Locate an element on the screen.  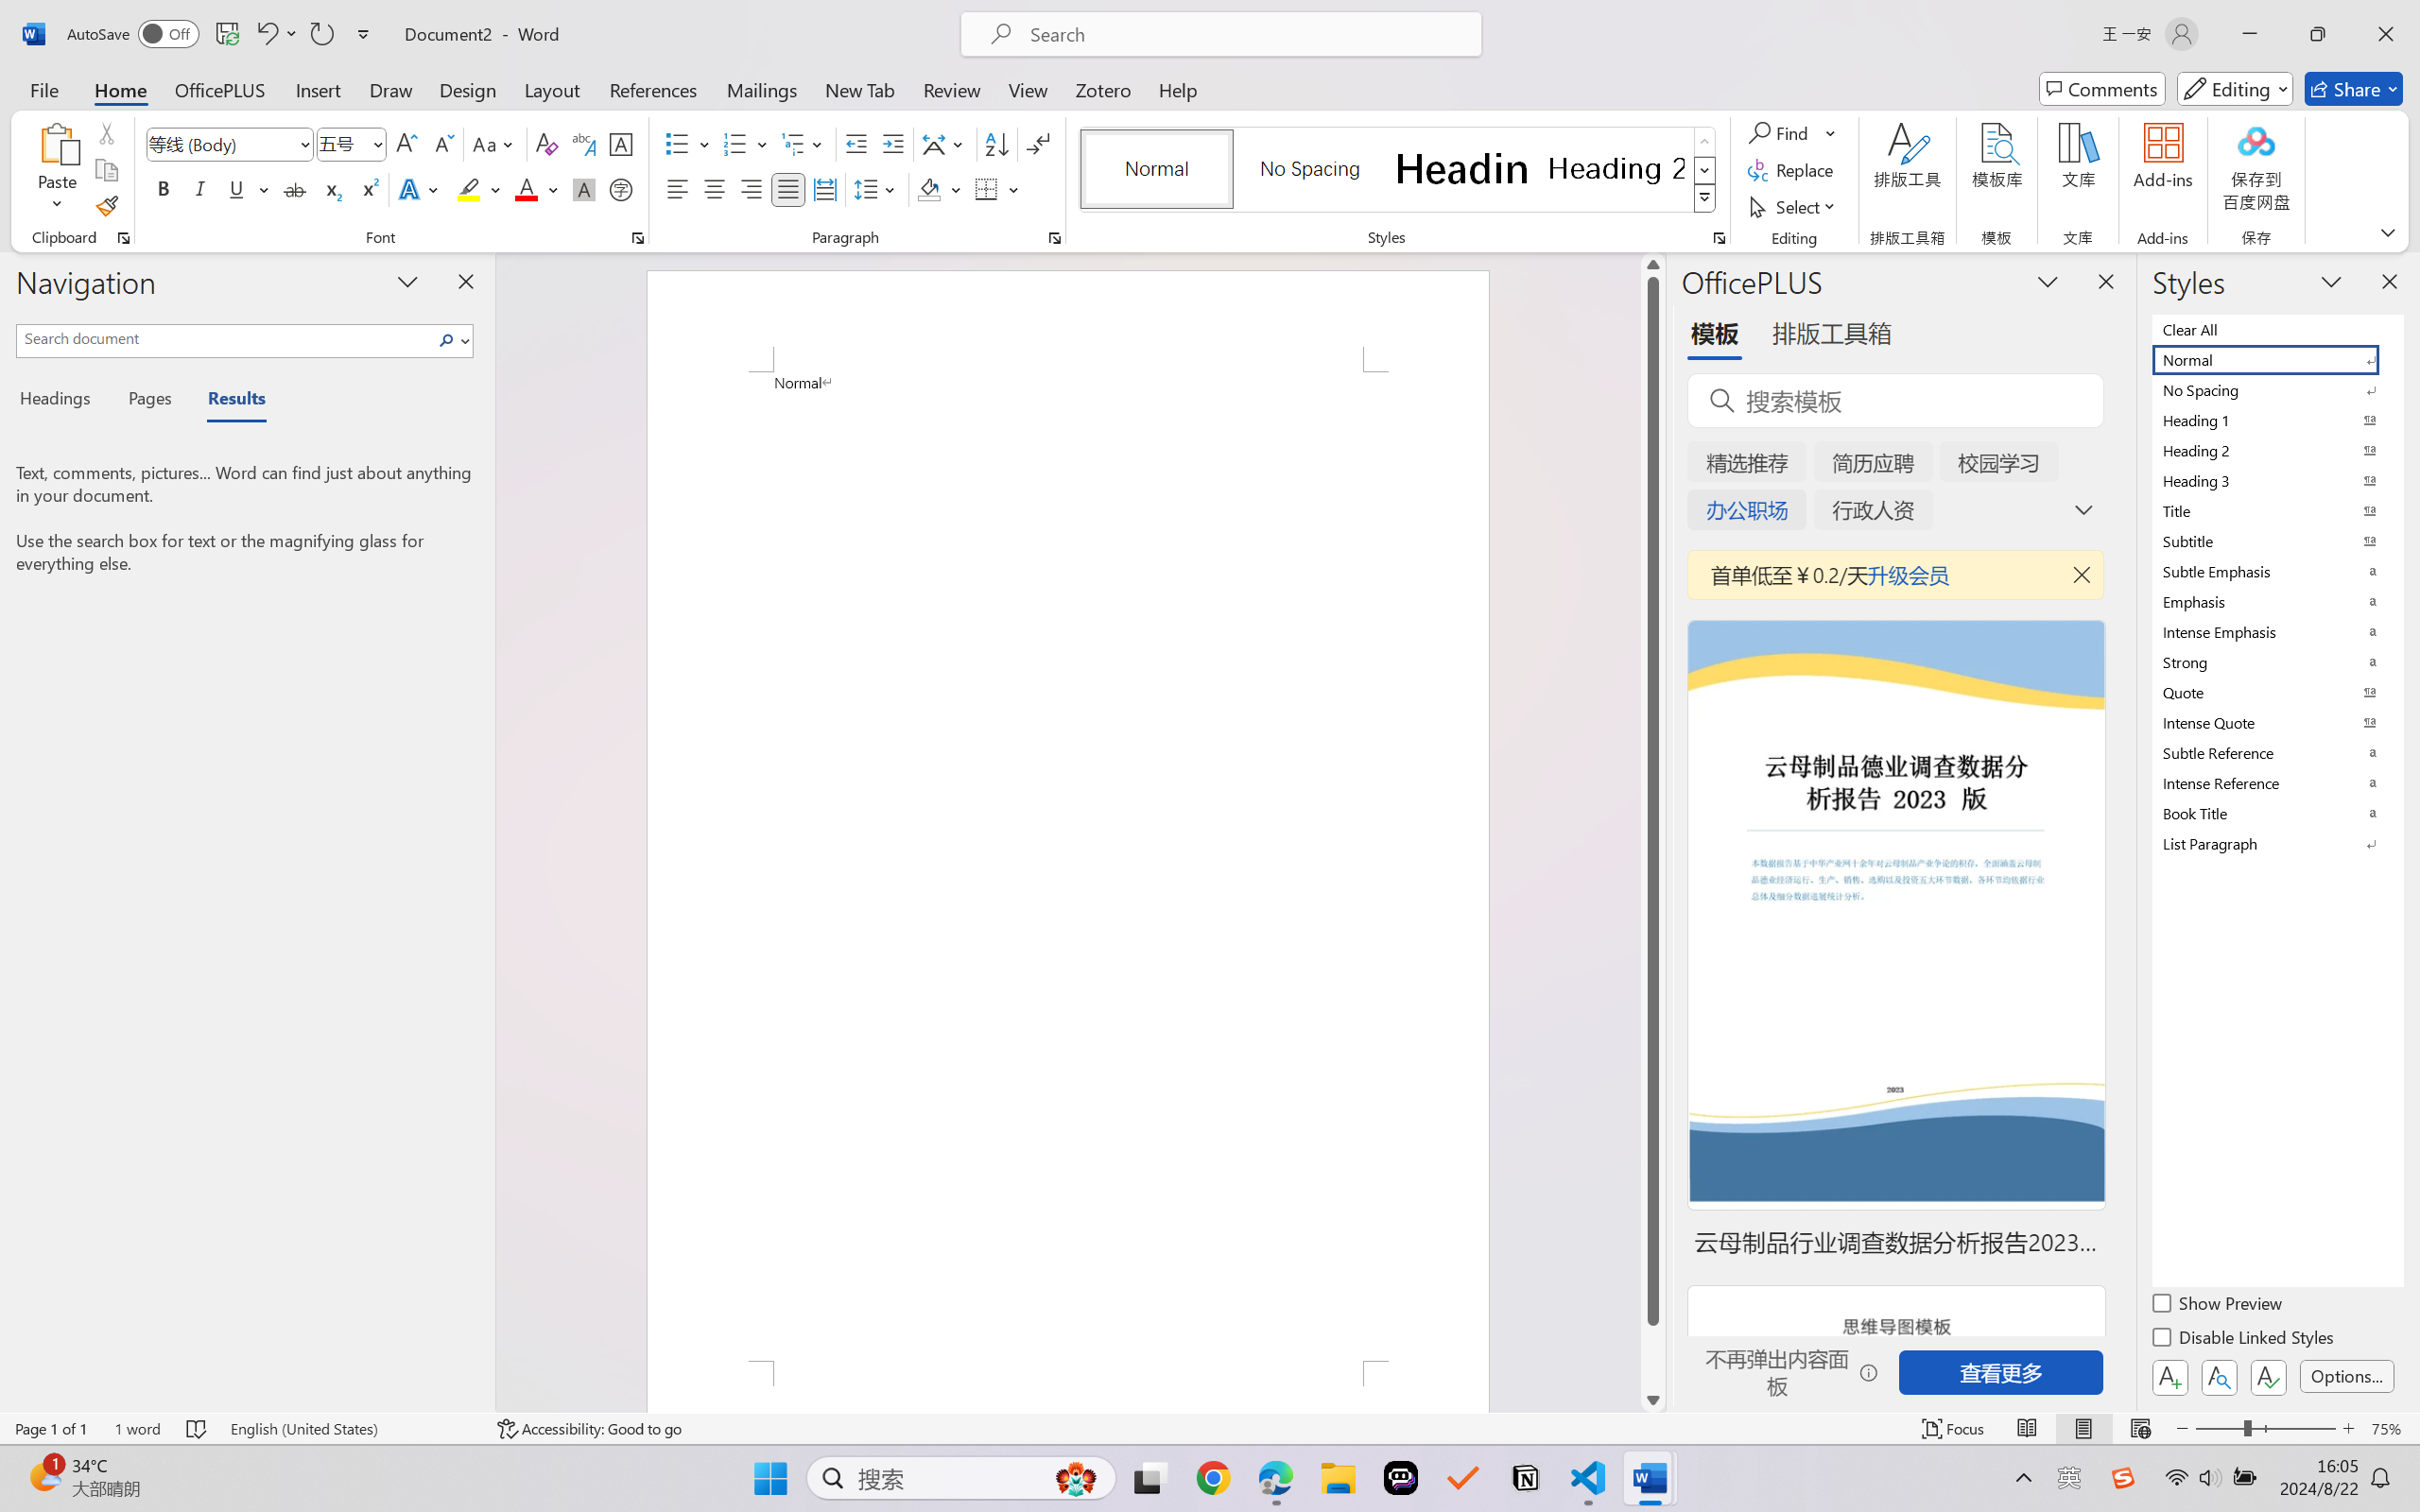
'Format Painter' is located at coordinates (105, 207).